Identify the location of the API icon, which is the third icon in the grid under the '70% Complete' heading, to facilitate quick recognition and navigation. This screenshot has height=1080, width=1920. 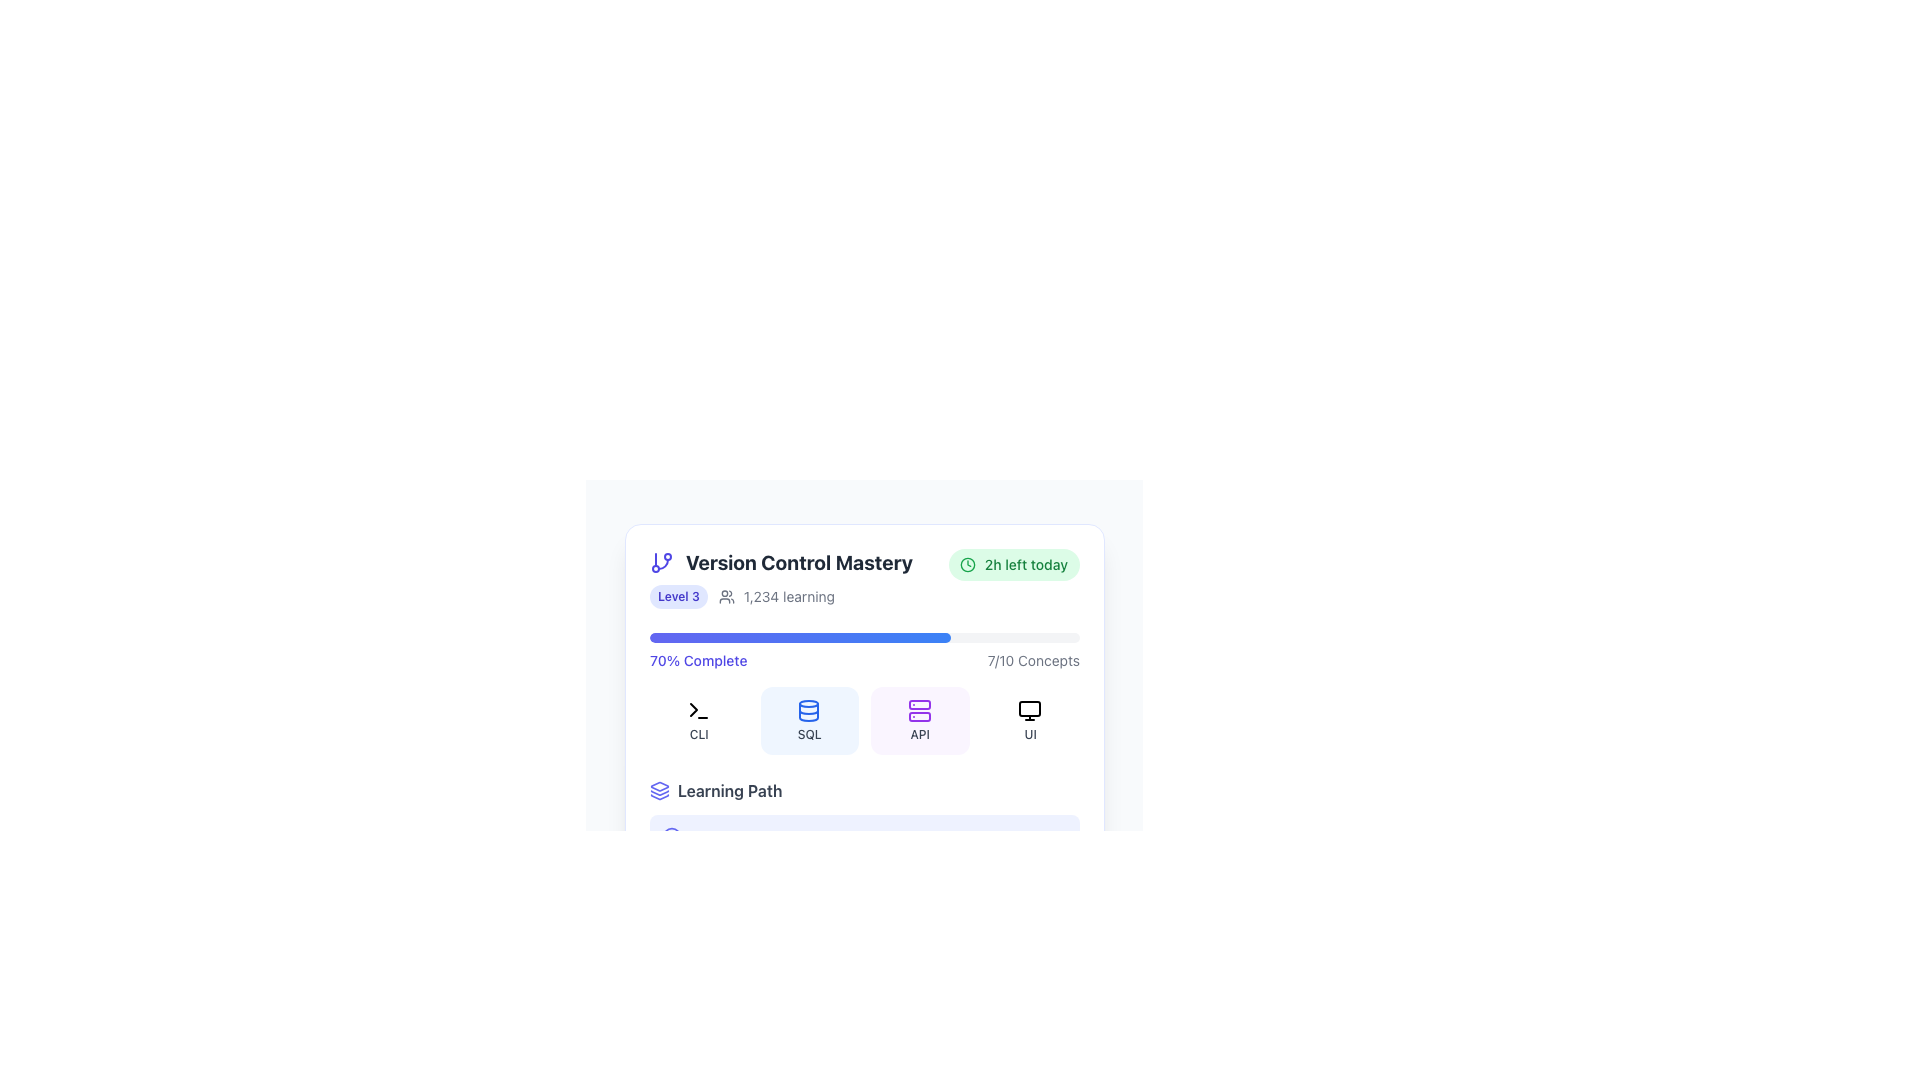
(918, 709).